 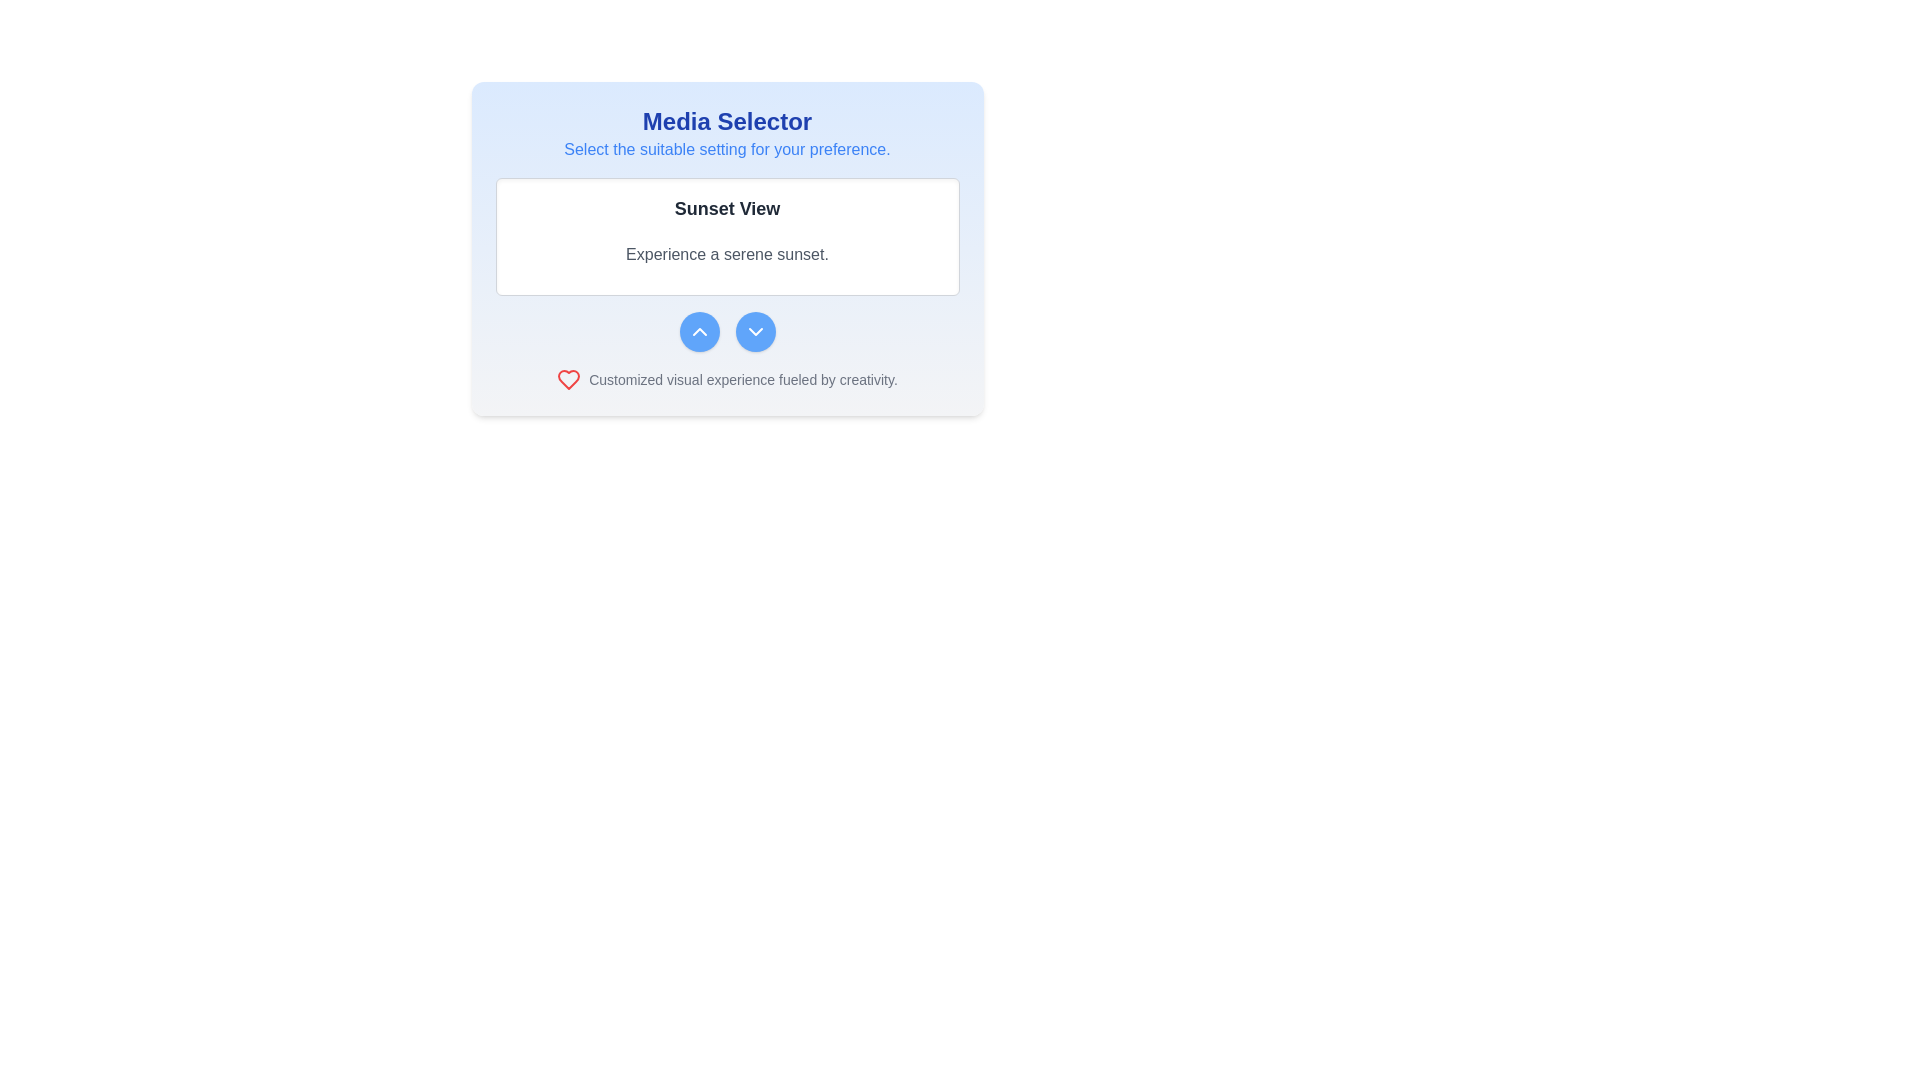 What do you see at coordinates (726, 330) in the screenshot?
I see `the upward arrow of the Interactive button pair located below the 'Sunset View' title to increment a value` at bounding box center [726, 330].